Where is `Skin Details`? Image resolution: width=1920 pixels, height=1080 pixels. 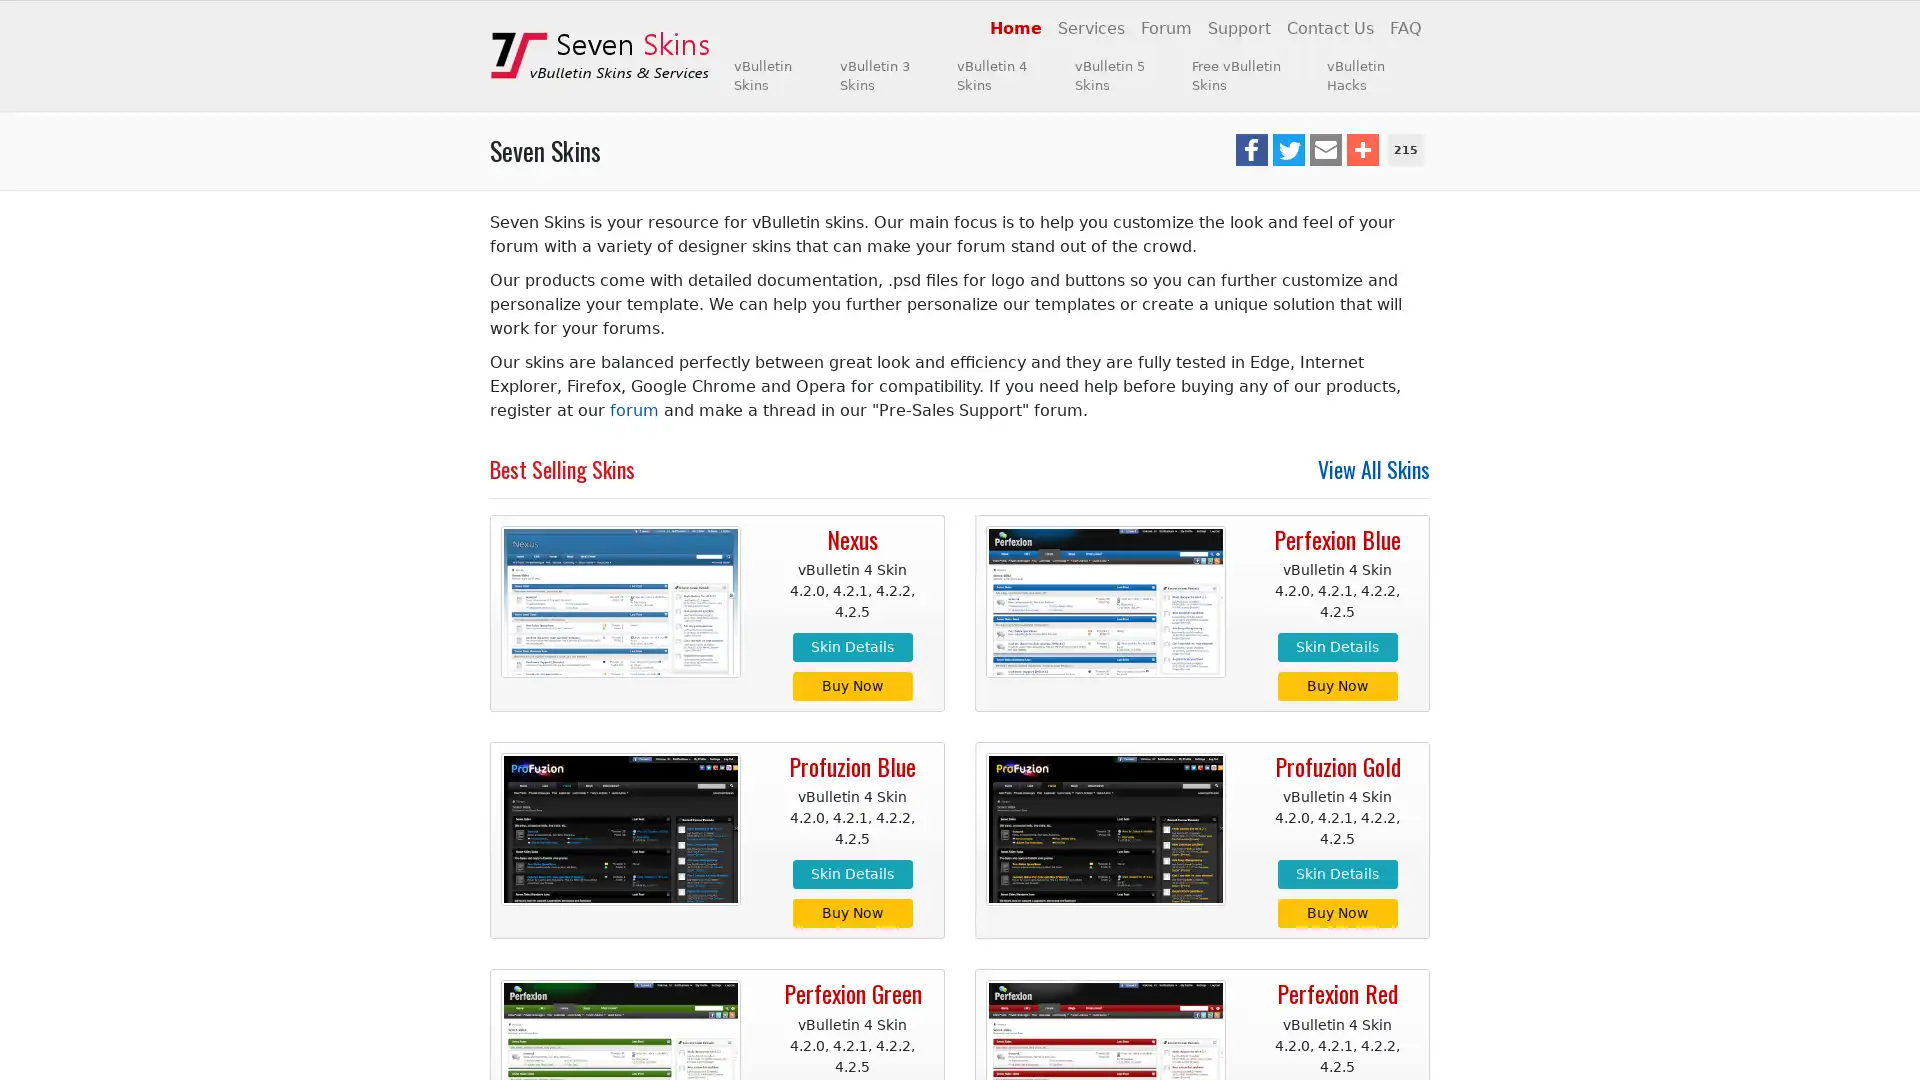 Skin Details is located at coordinates (851, 646).